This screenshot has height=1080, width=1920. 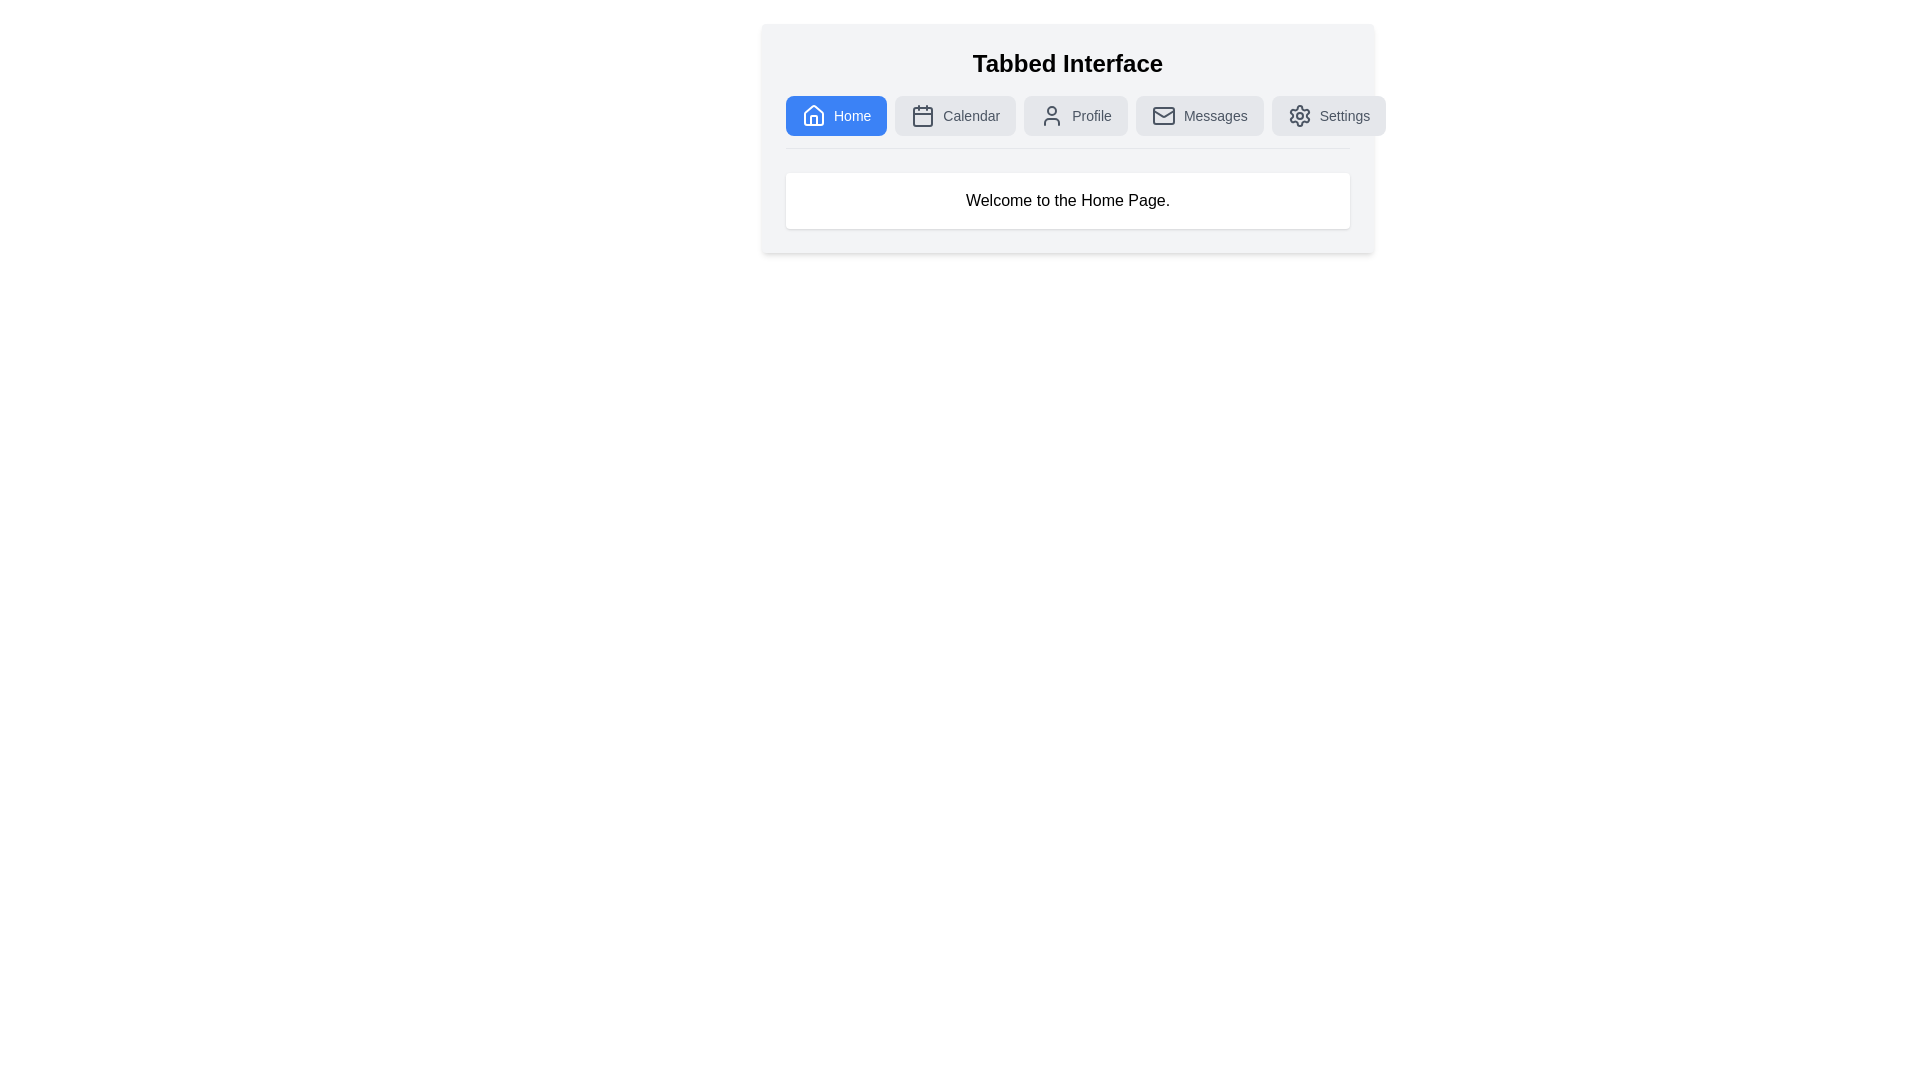 I want to click on the second and smaller geometric segment of the house icon located in the left-most tabbed button labeled 'Home', so click(x=814, y=119).